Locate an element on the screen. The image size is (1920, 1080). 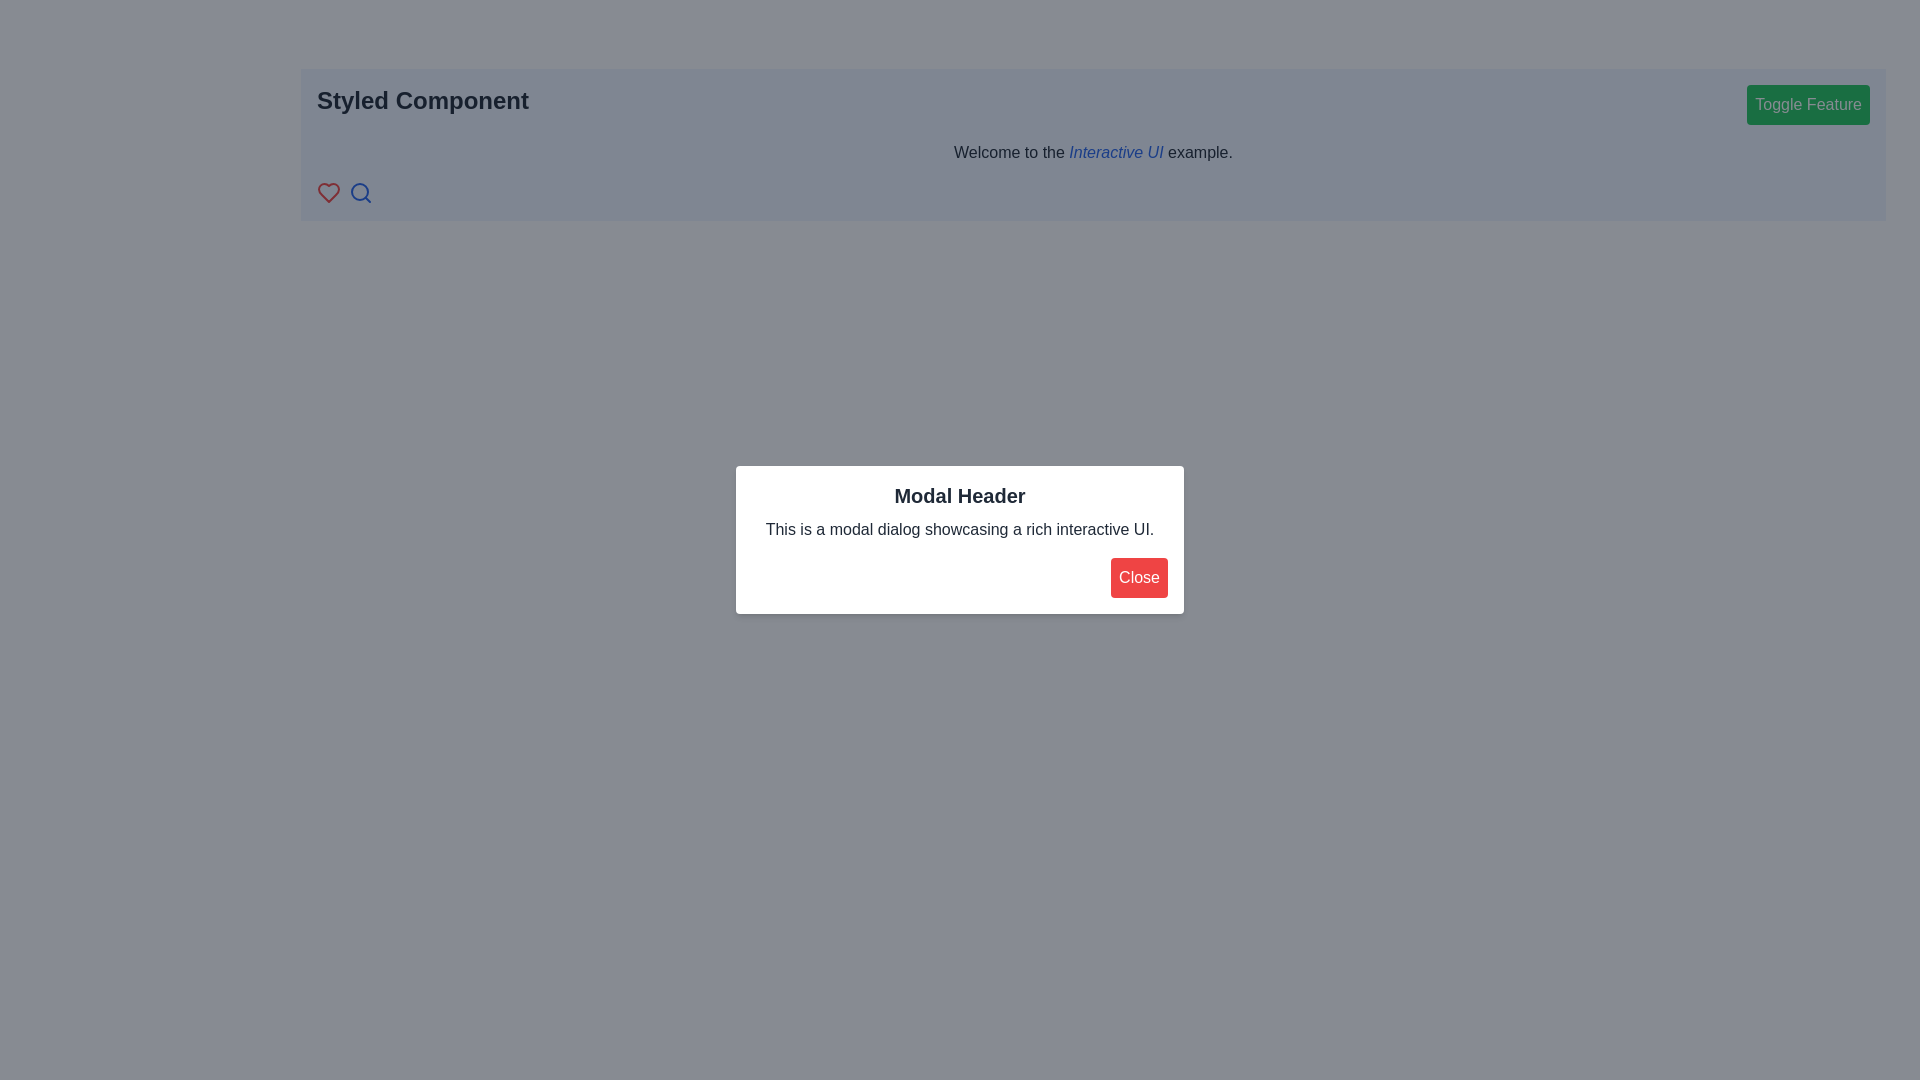
the 'Interactive UI' text label located in the header section for more actions is located at coordinates (1115, 151).